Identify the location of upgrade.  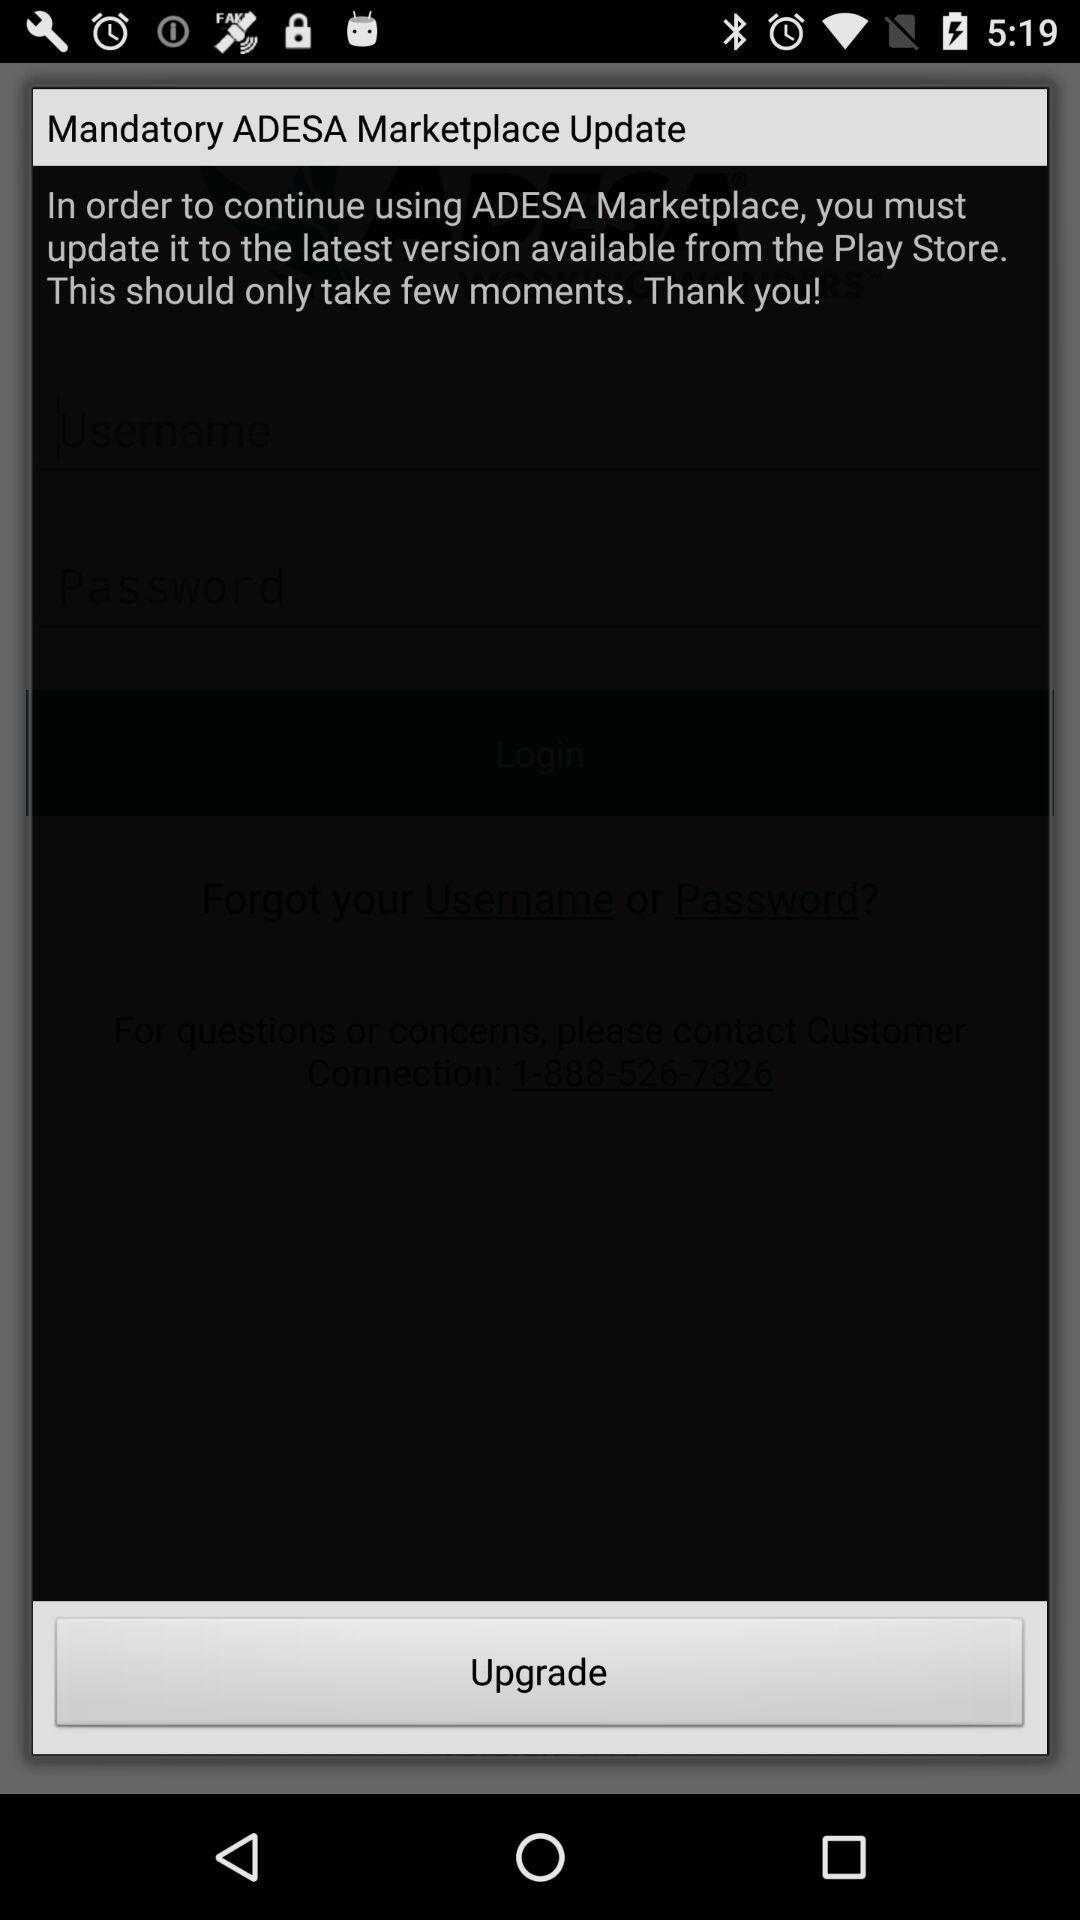
(540, 1677).